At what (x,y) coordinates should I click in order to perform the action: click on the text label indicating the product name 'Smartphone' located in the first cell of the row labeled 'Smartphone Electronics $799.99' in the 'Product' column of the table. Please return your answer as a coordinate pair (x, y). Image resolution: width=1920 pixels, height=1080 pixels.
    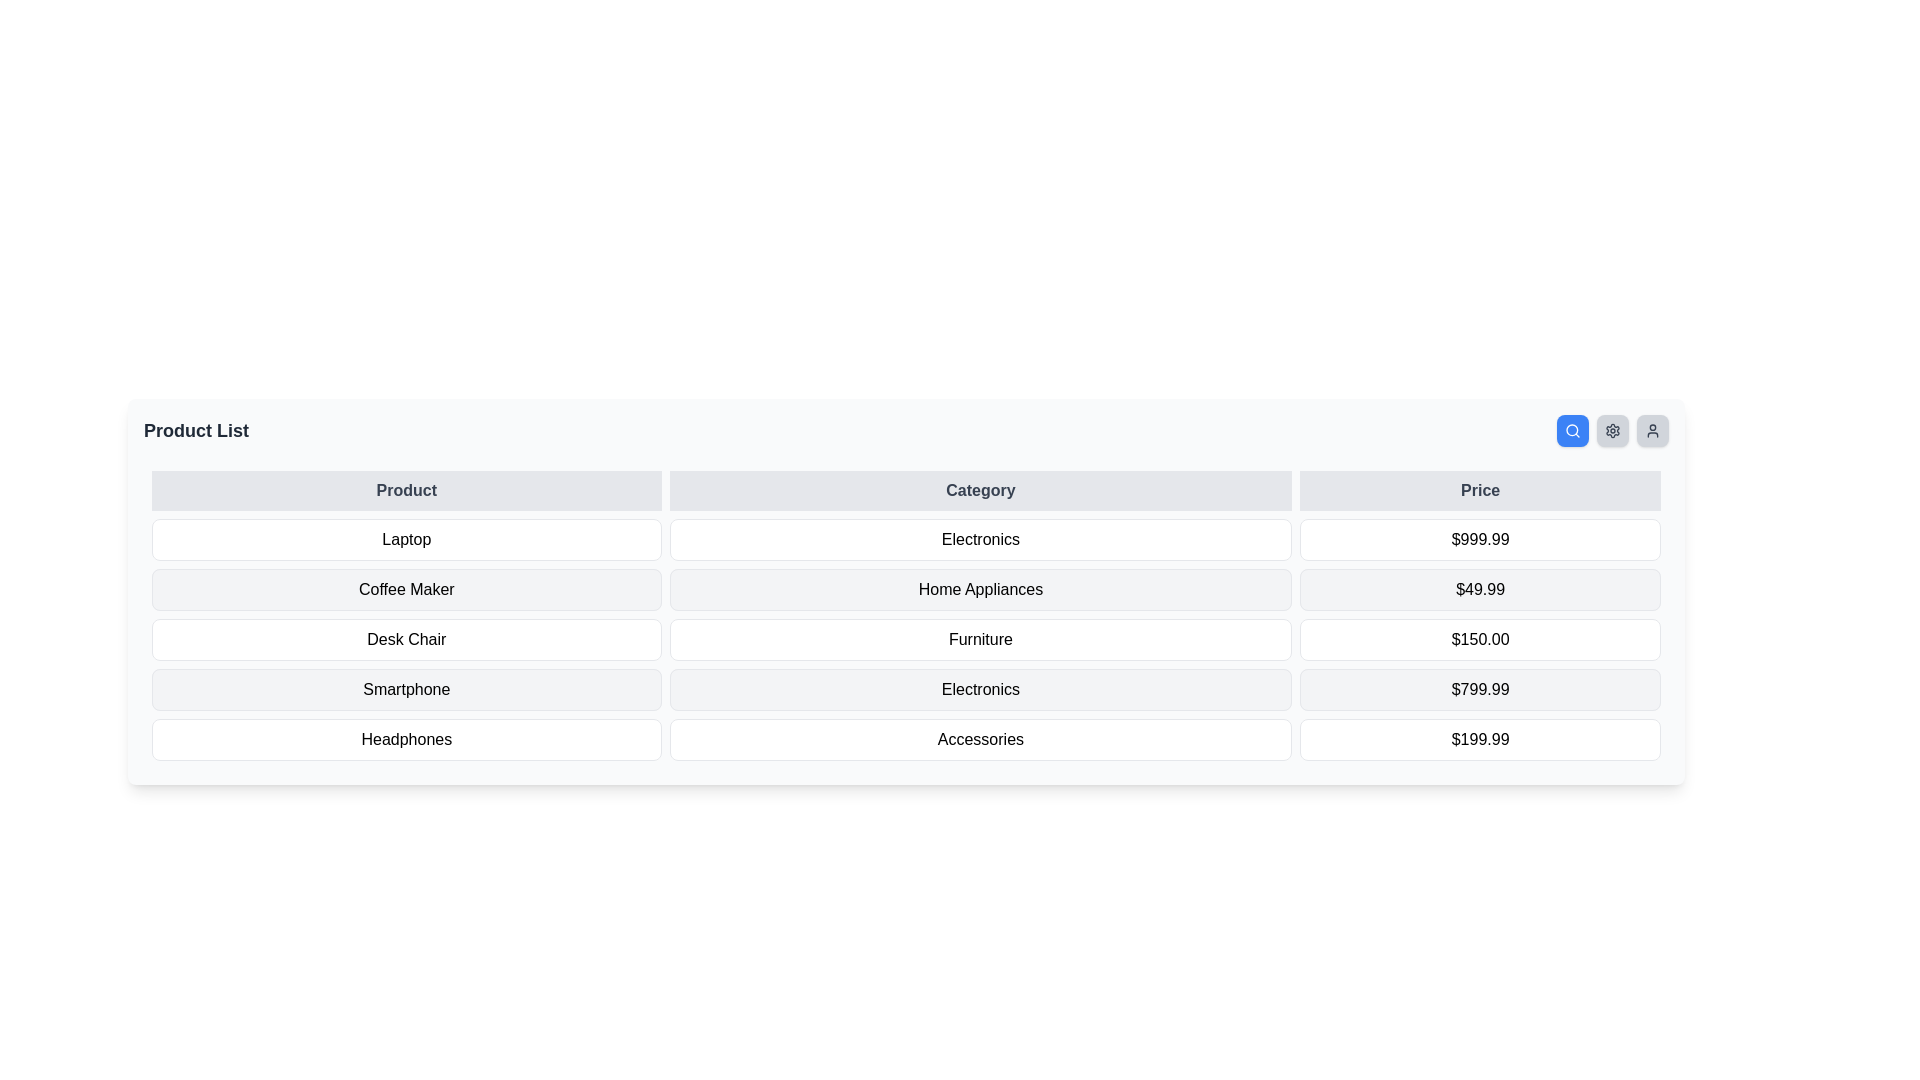
    Looking at the image, I should click on (405, 689).